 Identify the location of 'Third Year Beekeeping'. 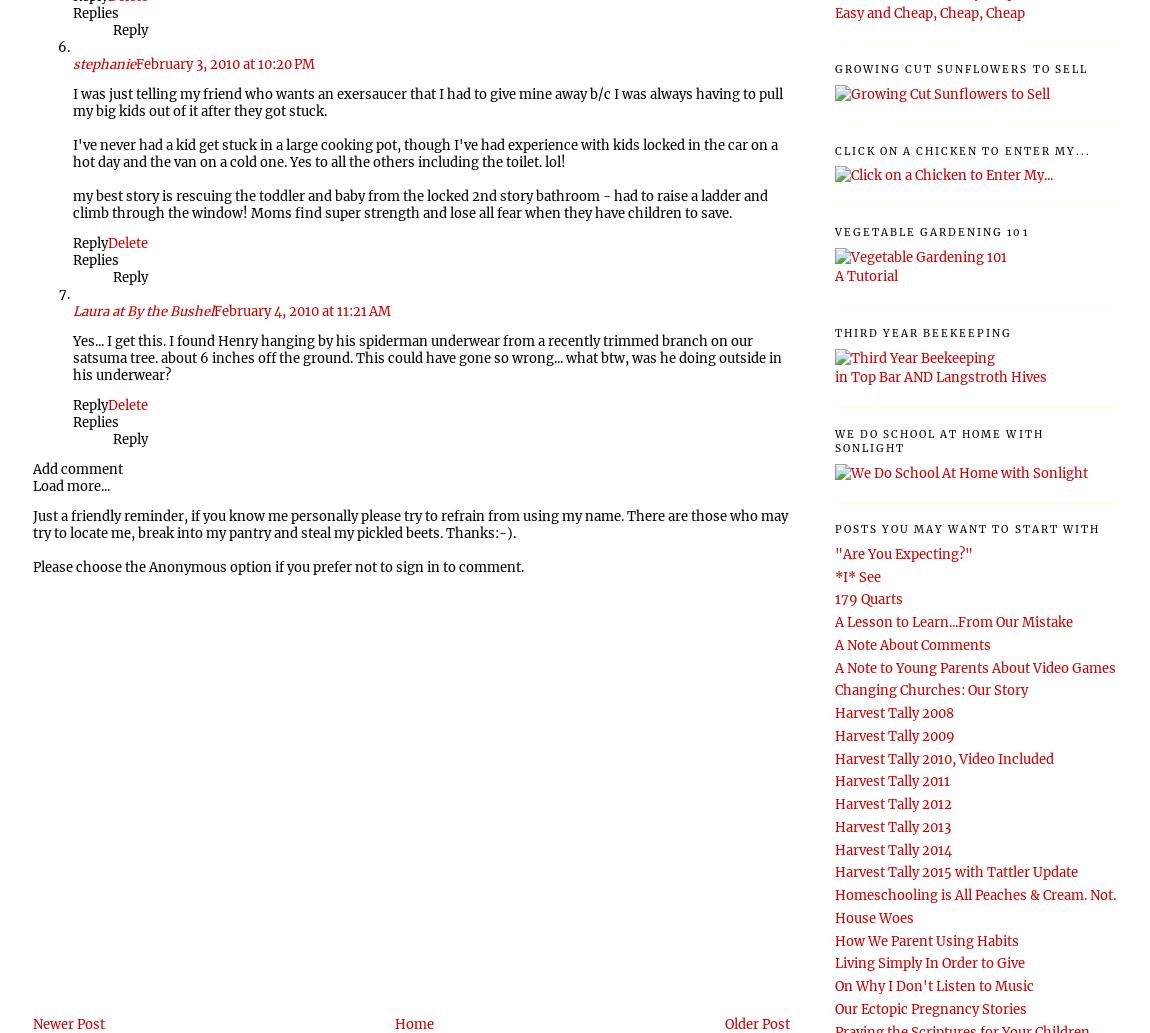
(922, 331).